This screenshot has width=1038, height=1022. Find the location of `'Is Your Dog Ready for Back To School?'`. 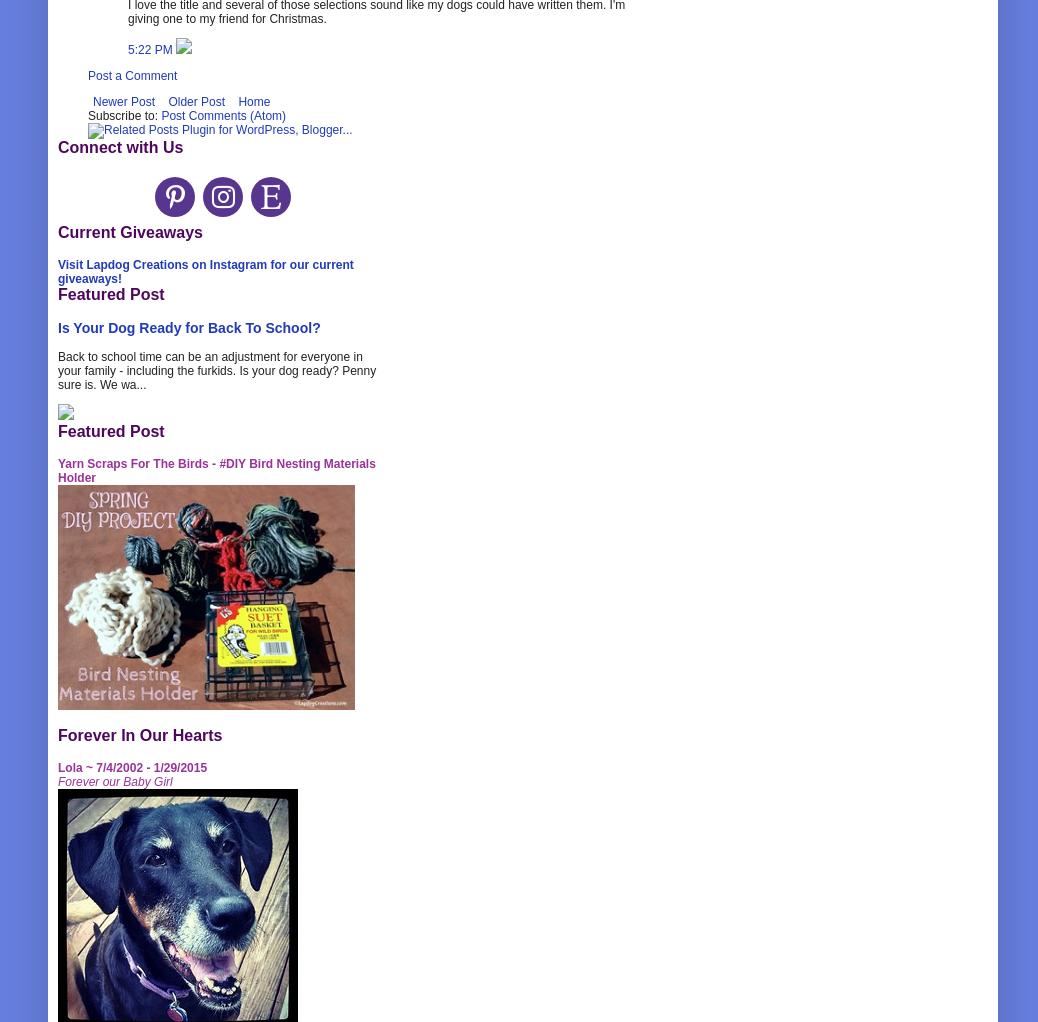

'Is Your Dog Ready for Back To School?' is located at coordinates (188, 326).